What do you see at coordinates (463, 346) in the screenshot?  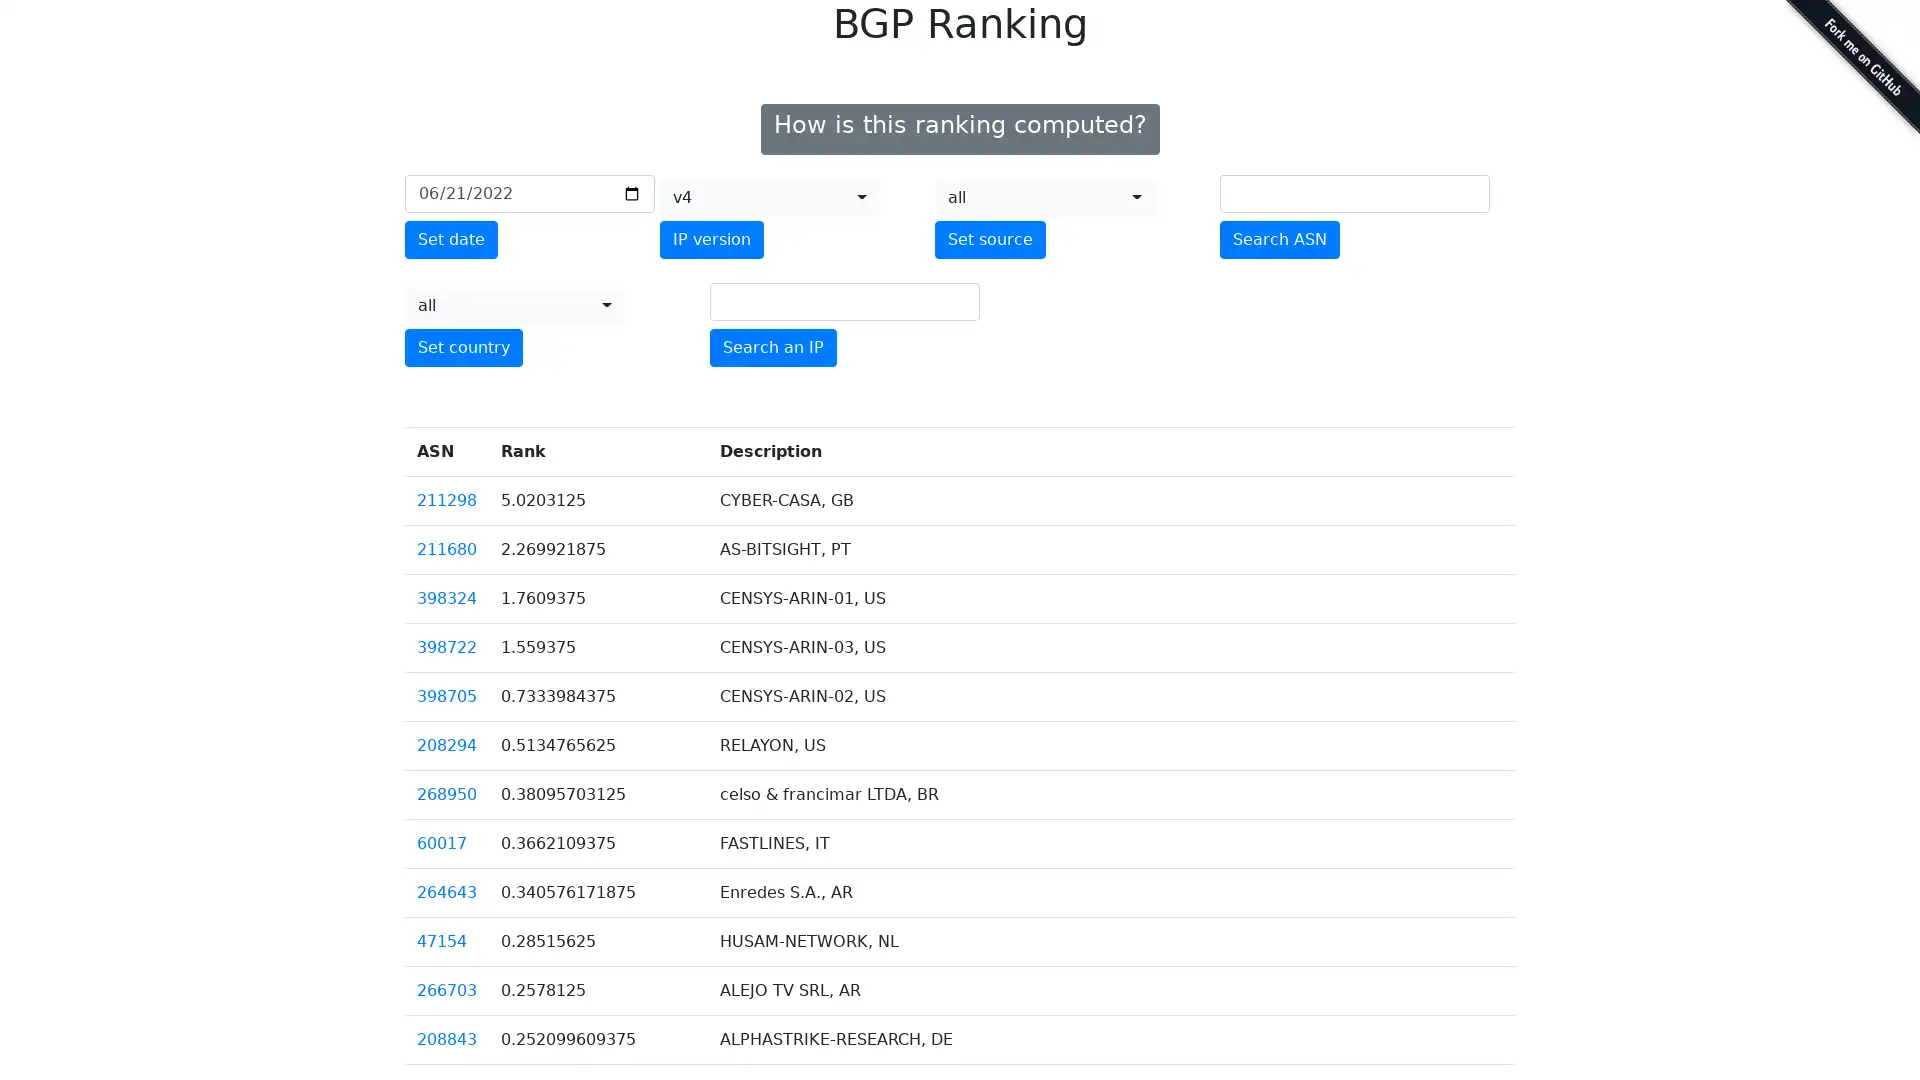 I see `Set country` at bounding box center [463, 346].